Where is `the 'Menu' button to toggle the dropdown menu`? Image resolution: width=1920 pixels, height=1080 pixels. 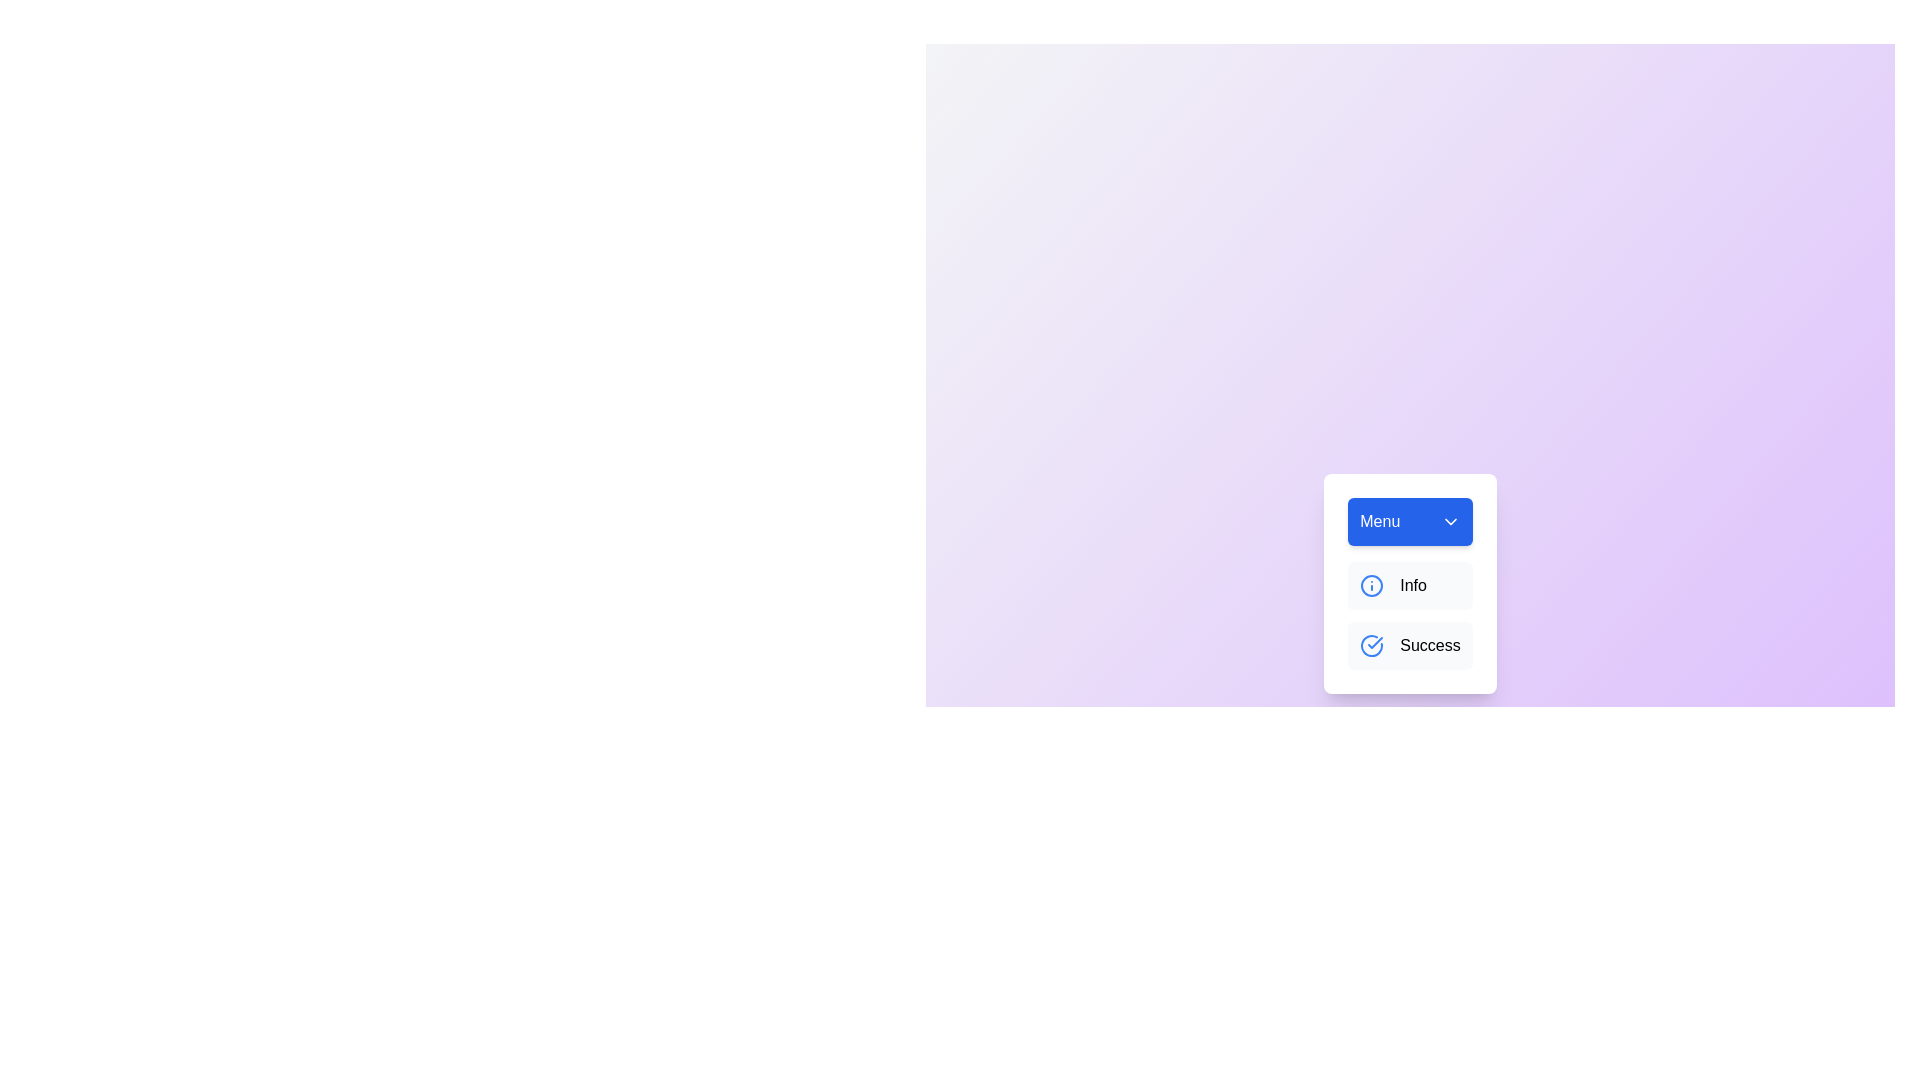
the 'Menu' button to toggle the dropdown menu is located at coordinates (1409, 520).